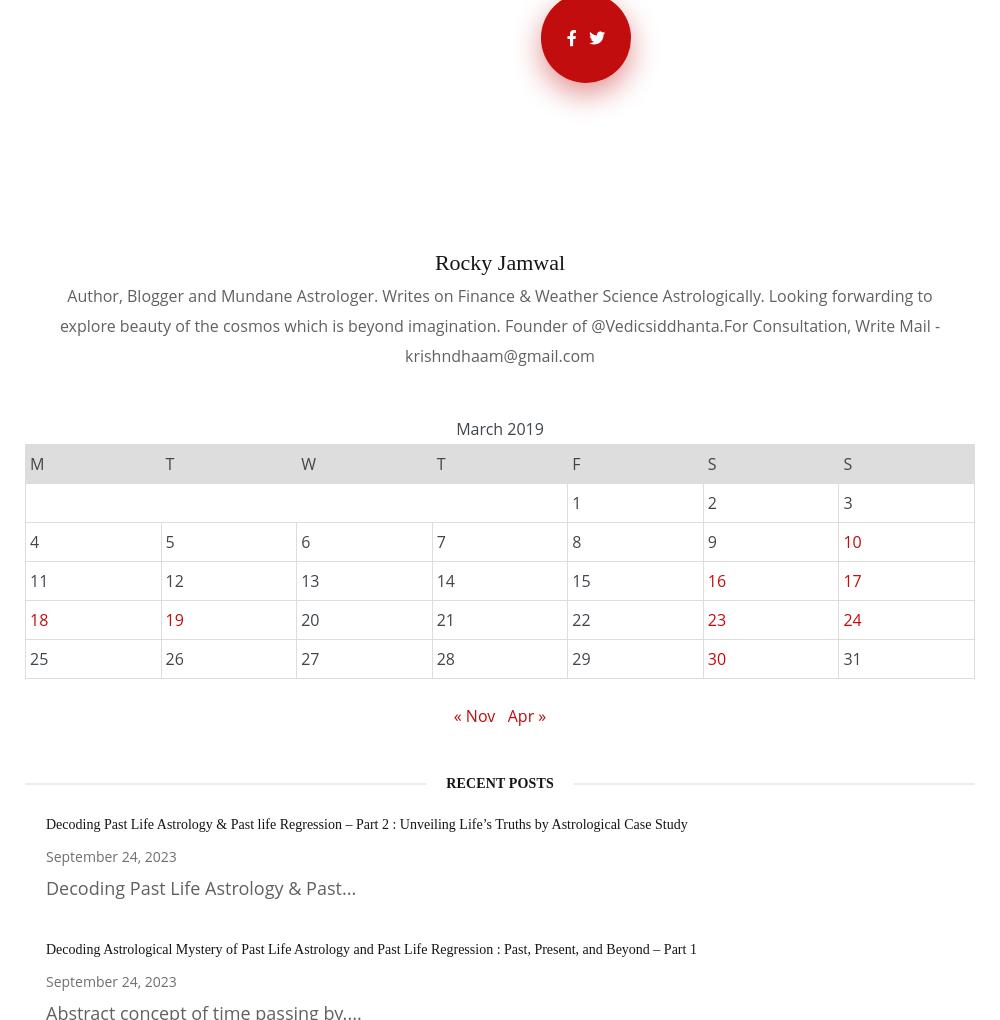  Describe the element at coordinates (851, 618) in the screenshot. I see `'24'` at that location.